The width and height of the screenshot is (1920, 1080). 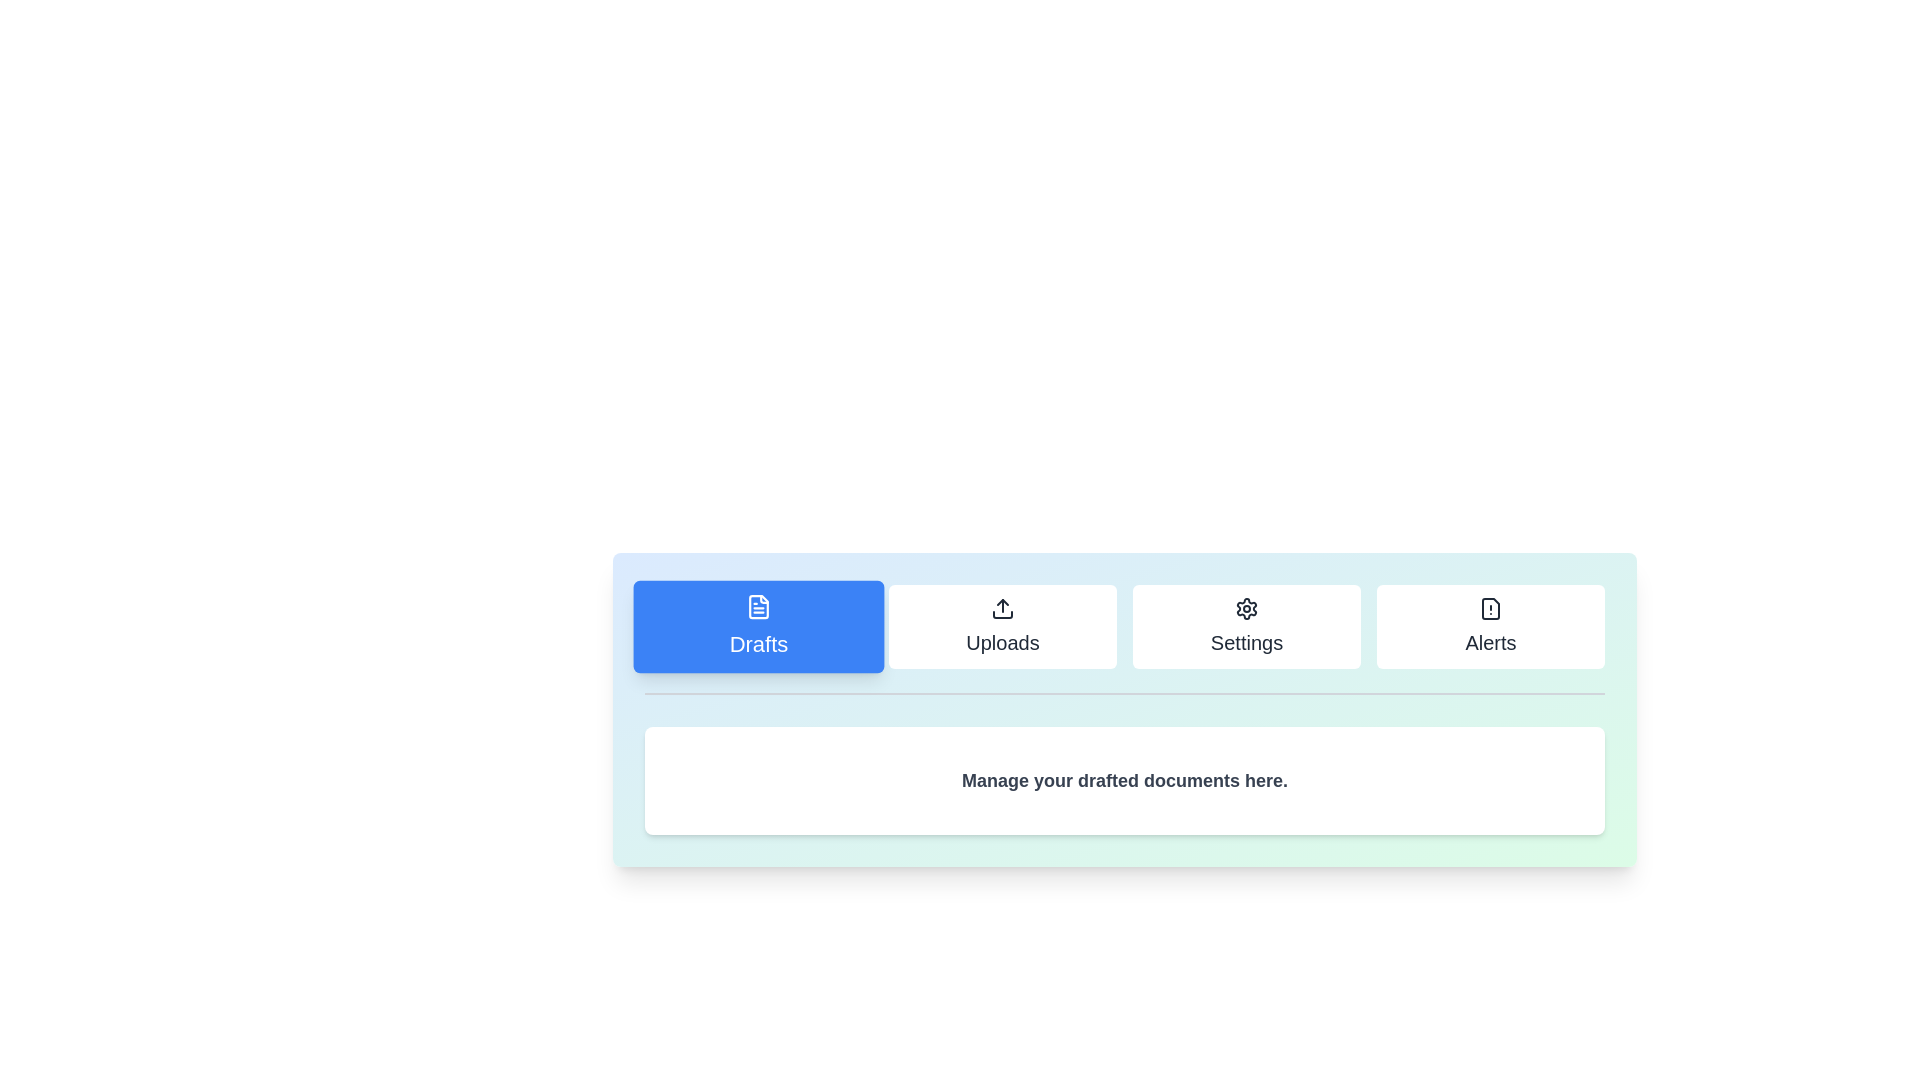 What do you see at coordinates (1246, 626) in the screenshot?
I see `the tab labeled Settings to view its content` at bounding box center [1246, 626].